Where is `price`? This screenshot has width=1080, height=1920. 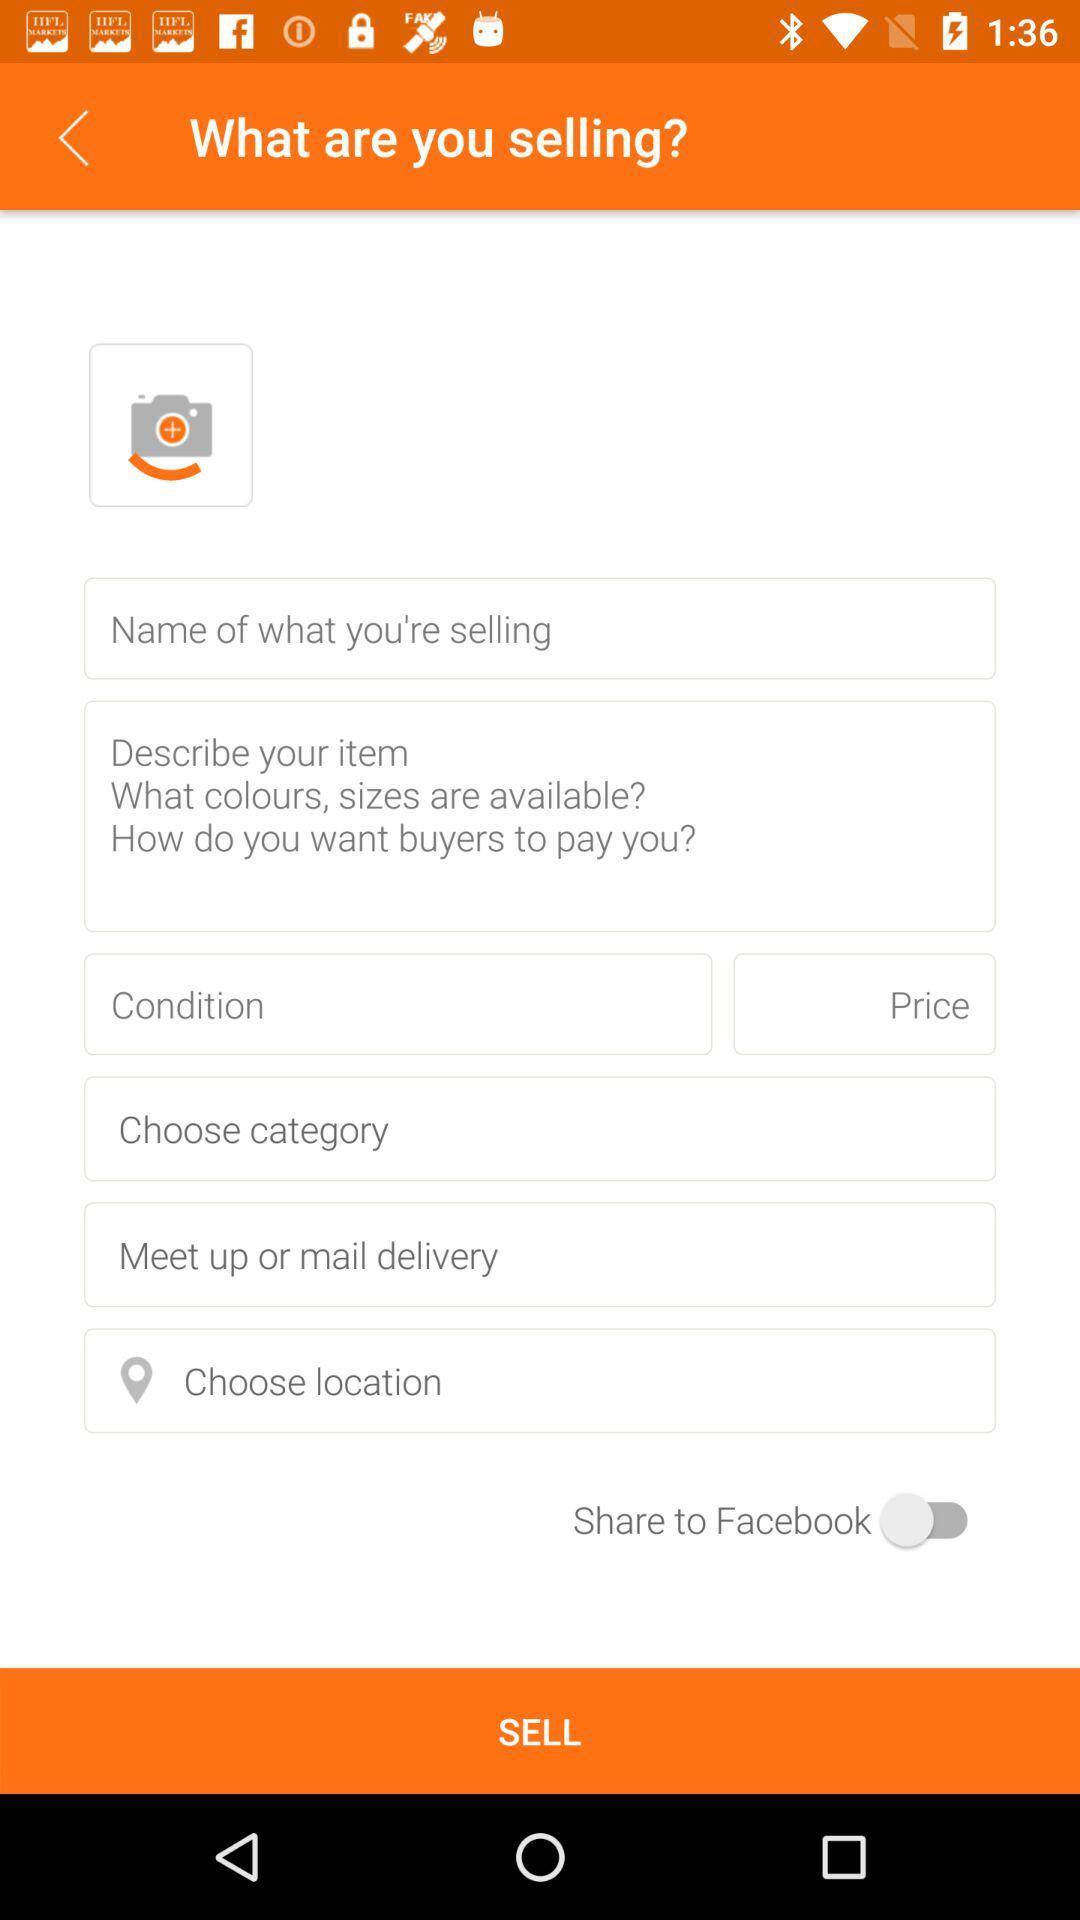
price is located at coordinates (863, 1004).